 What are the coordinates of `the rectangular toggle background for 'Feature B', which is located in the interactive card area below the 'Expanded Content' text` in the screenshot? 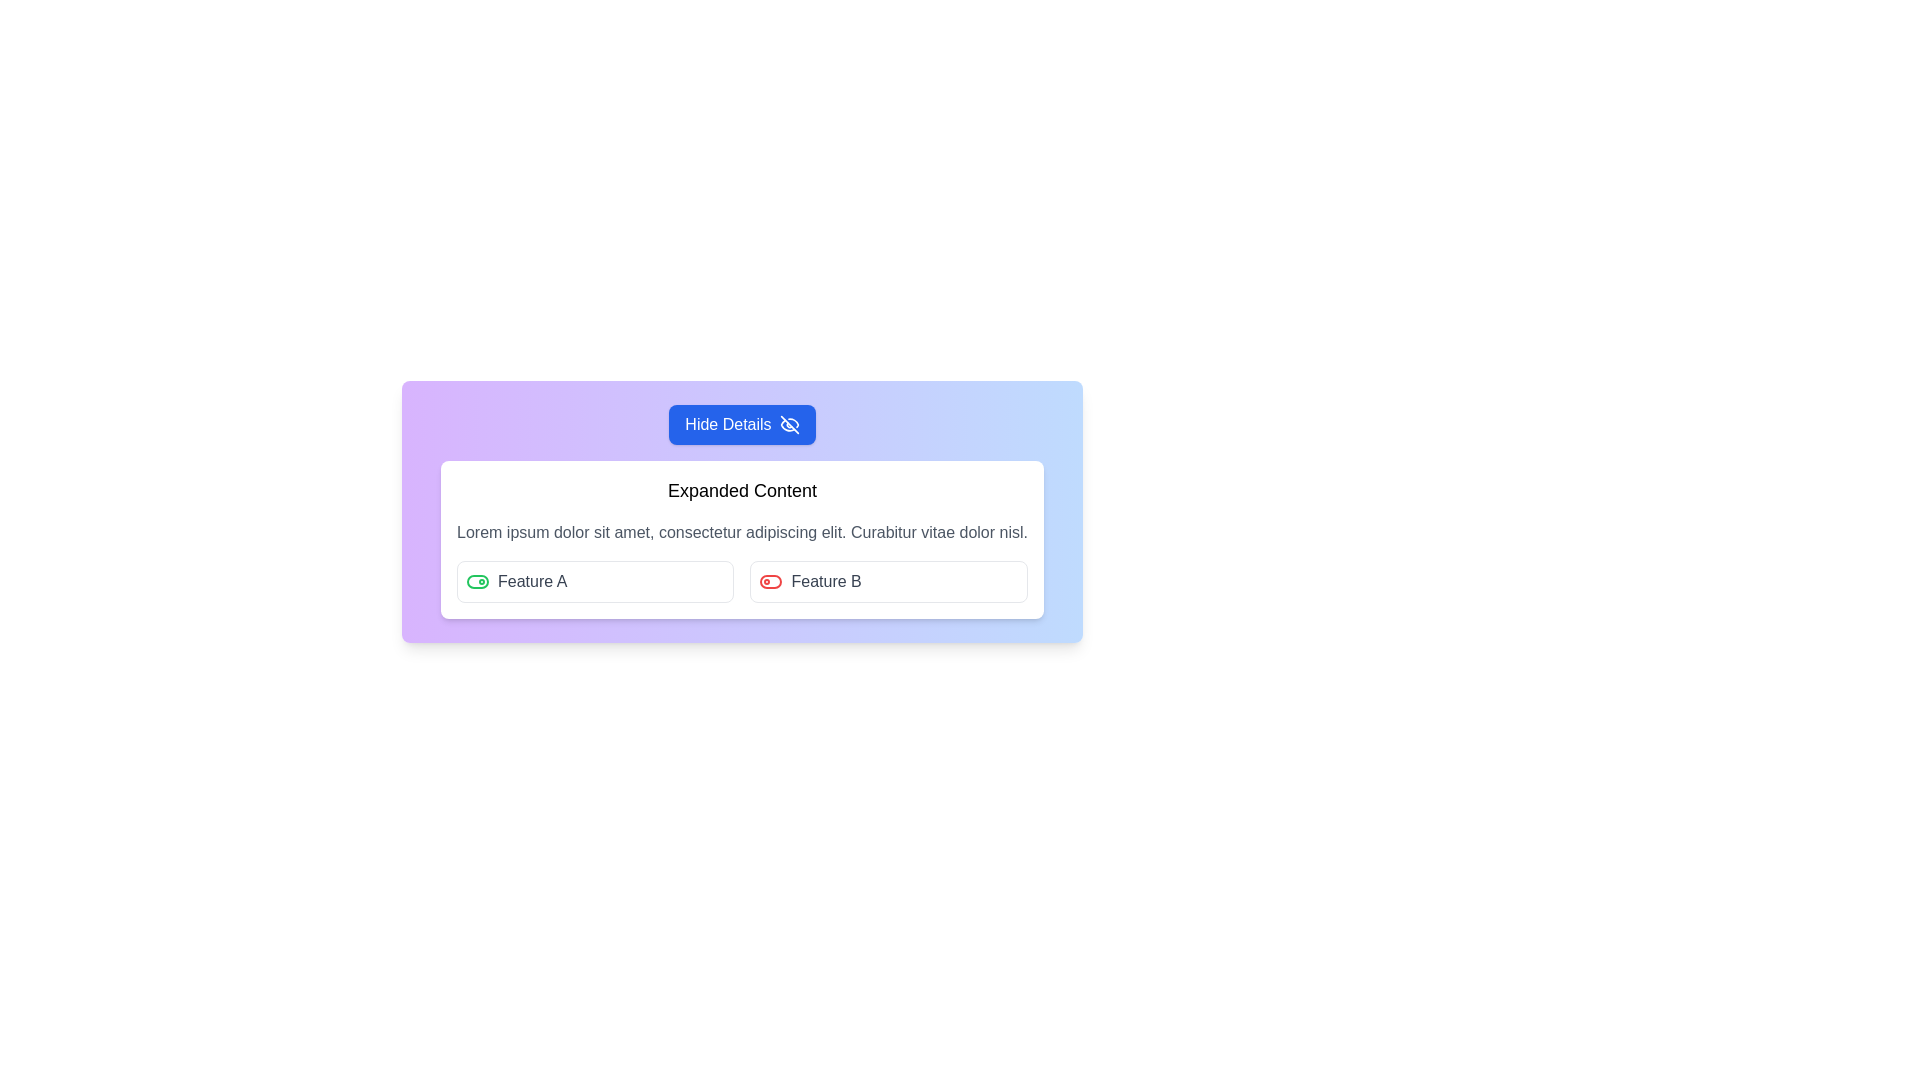 It's located at (770, 582).